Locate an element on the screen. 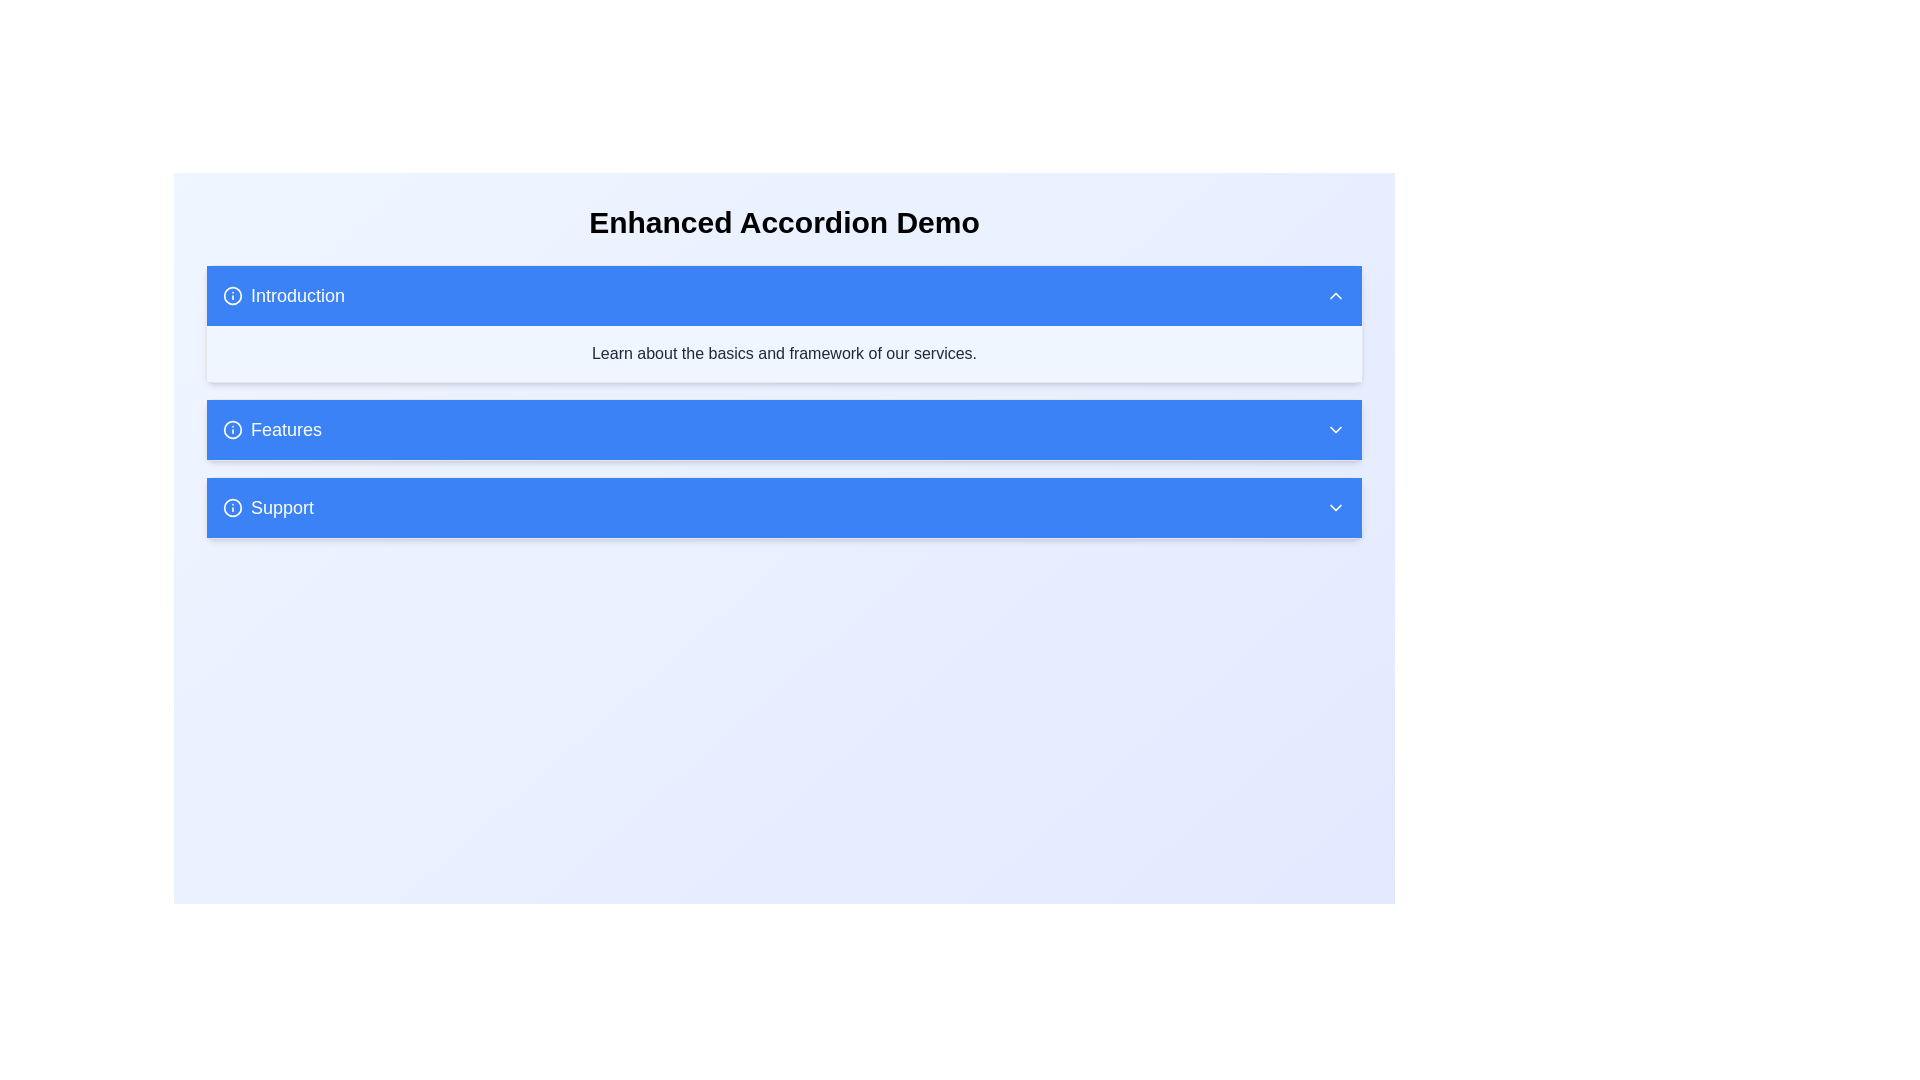 Image resolution: width=1920 pixels, height=1080 pixels. the circular icon with an 'i' symbol located to the left of the text 'Features' is located at coordinates (233, 428).